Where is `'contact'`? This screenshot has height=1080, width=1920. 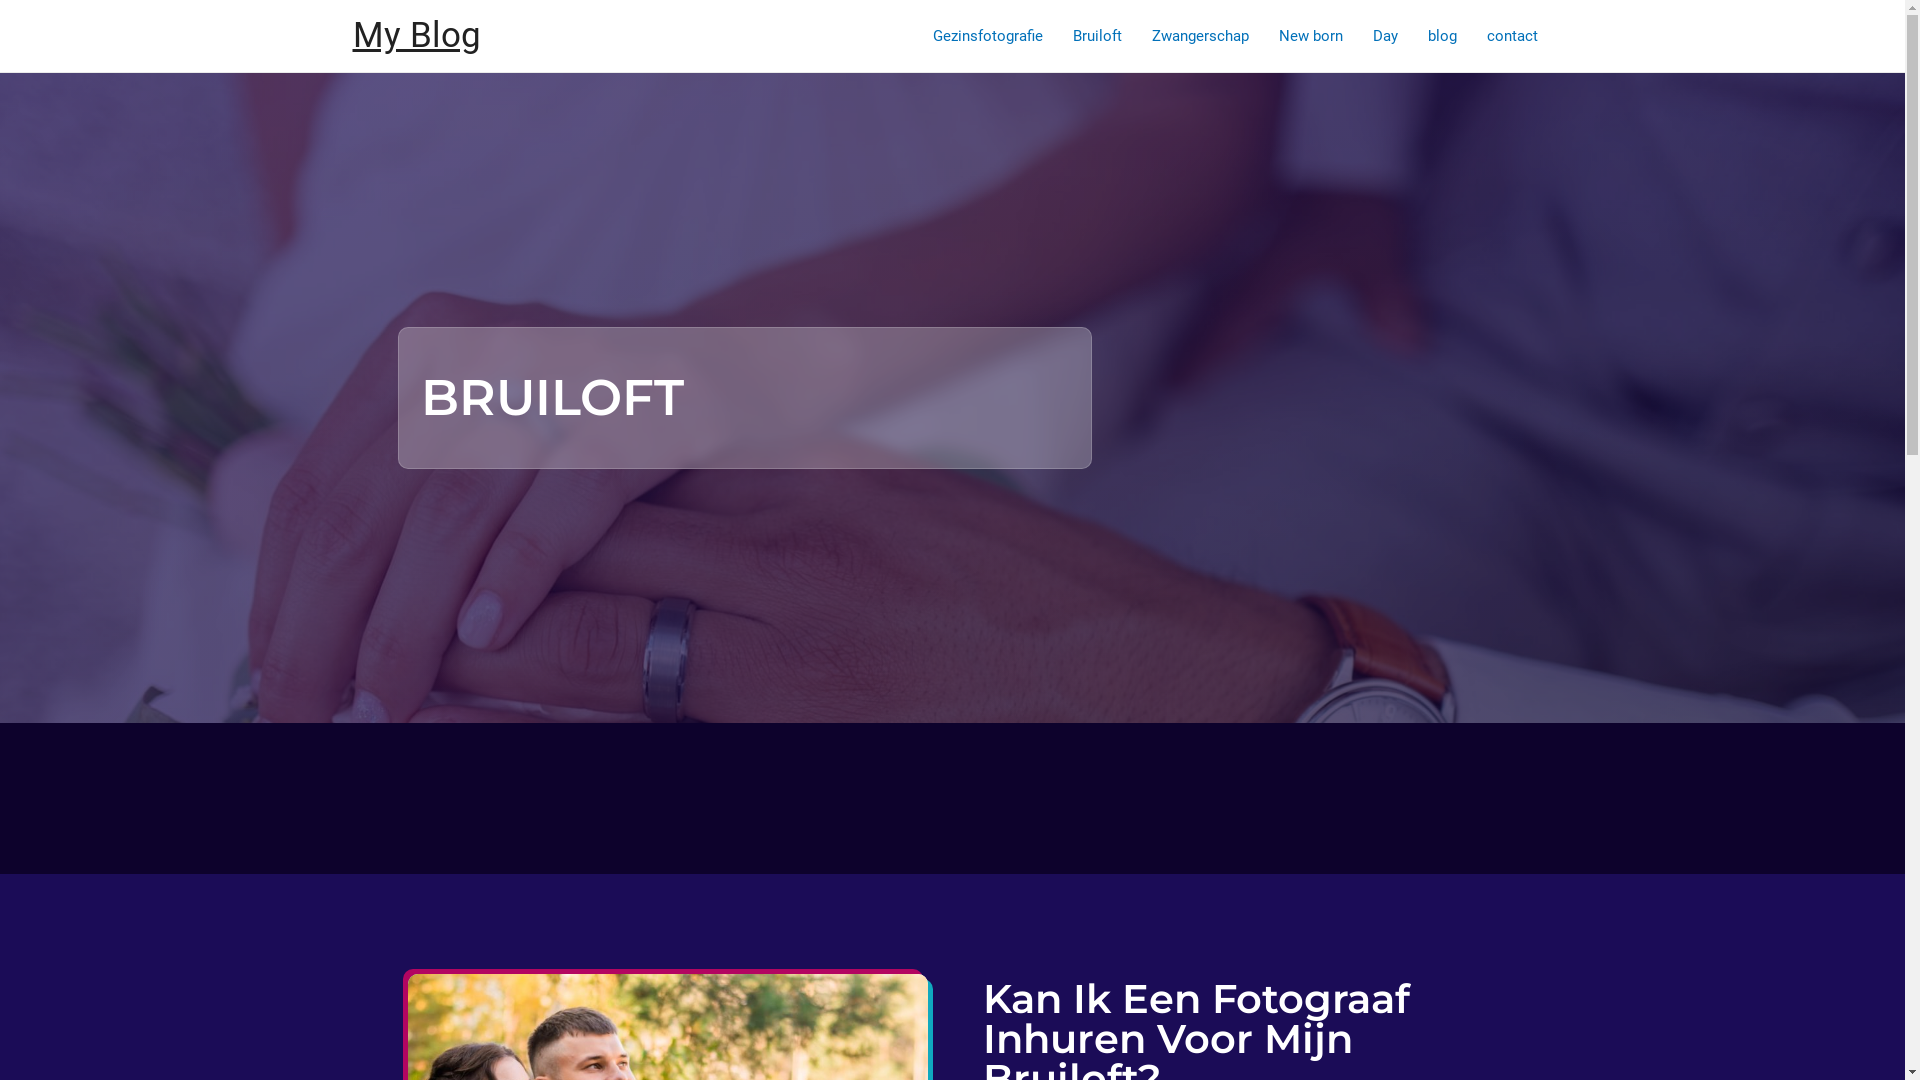 'contact' is located at coordinates (1512, 35).